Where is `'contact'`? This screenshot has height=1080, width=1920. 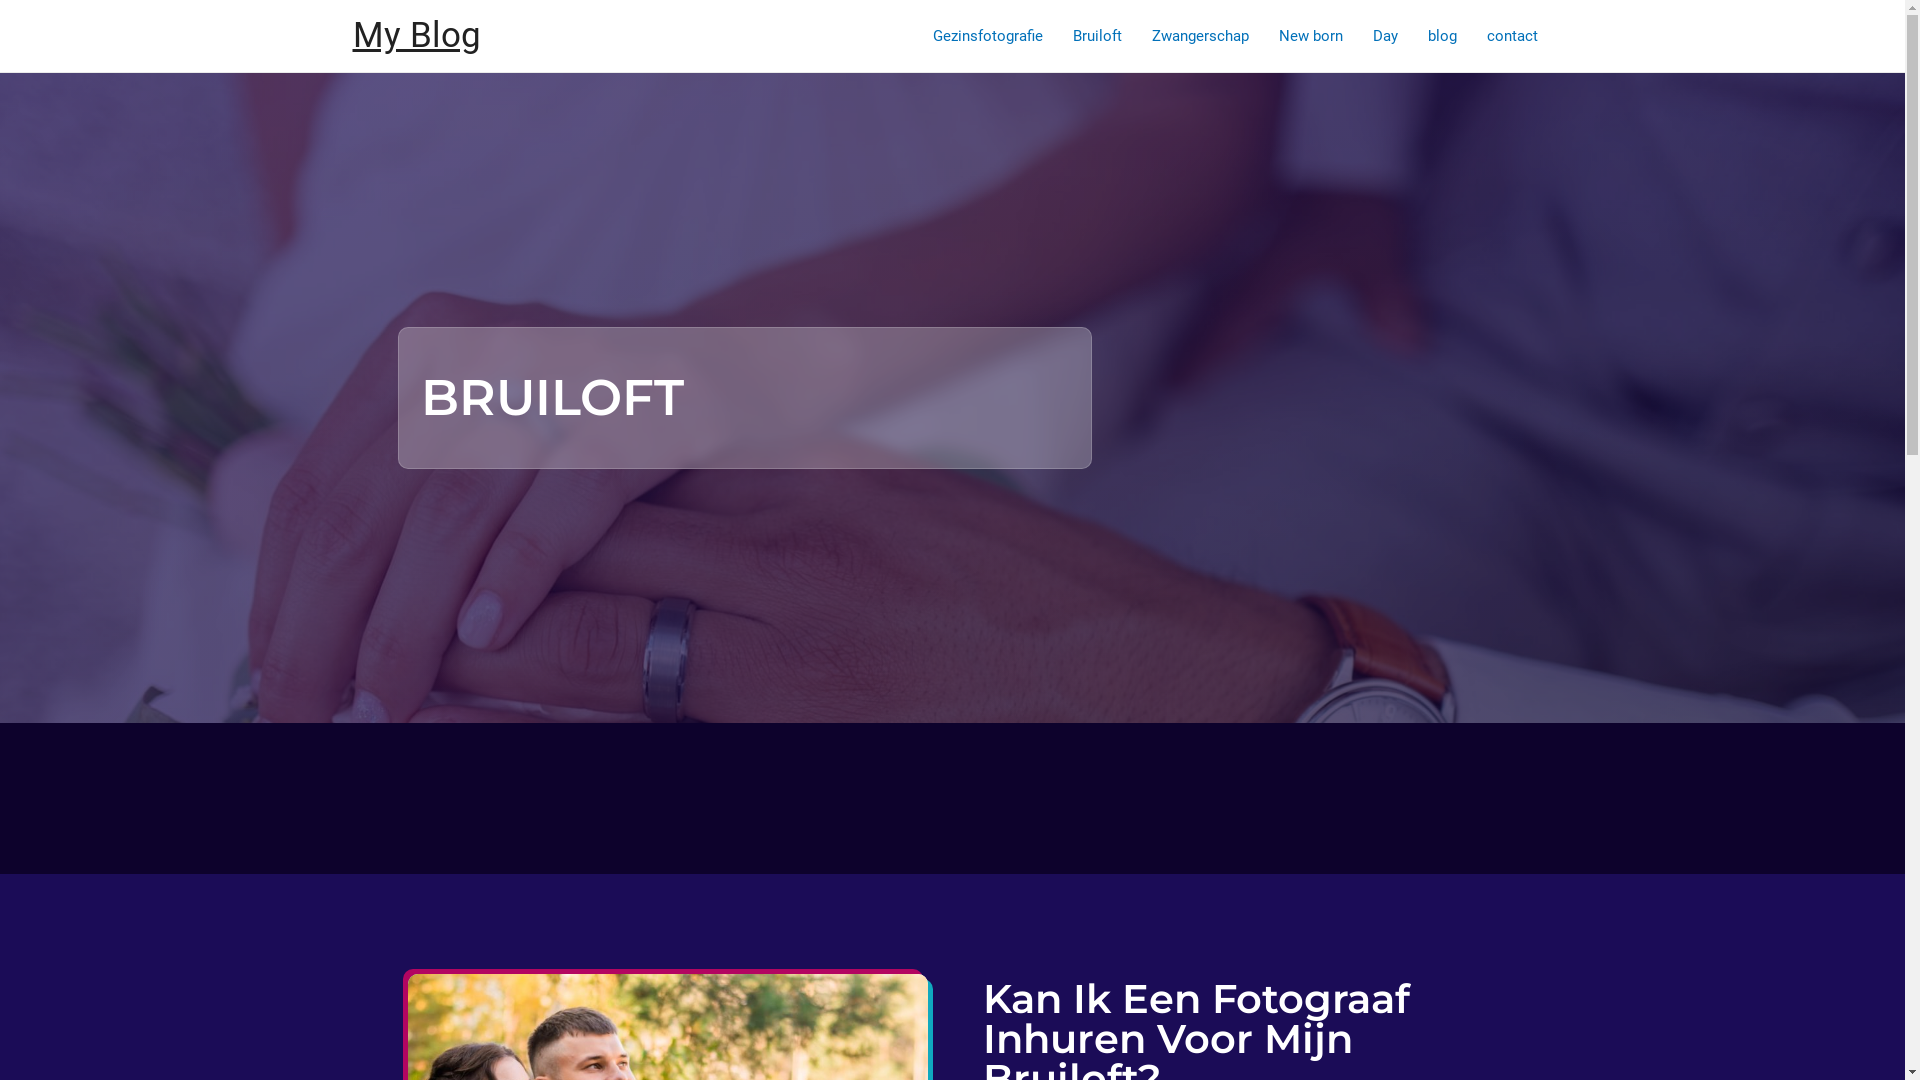 'contact' is located at coordinates (1512, 35).